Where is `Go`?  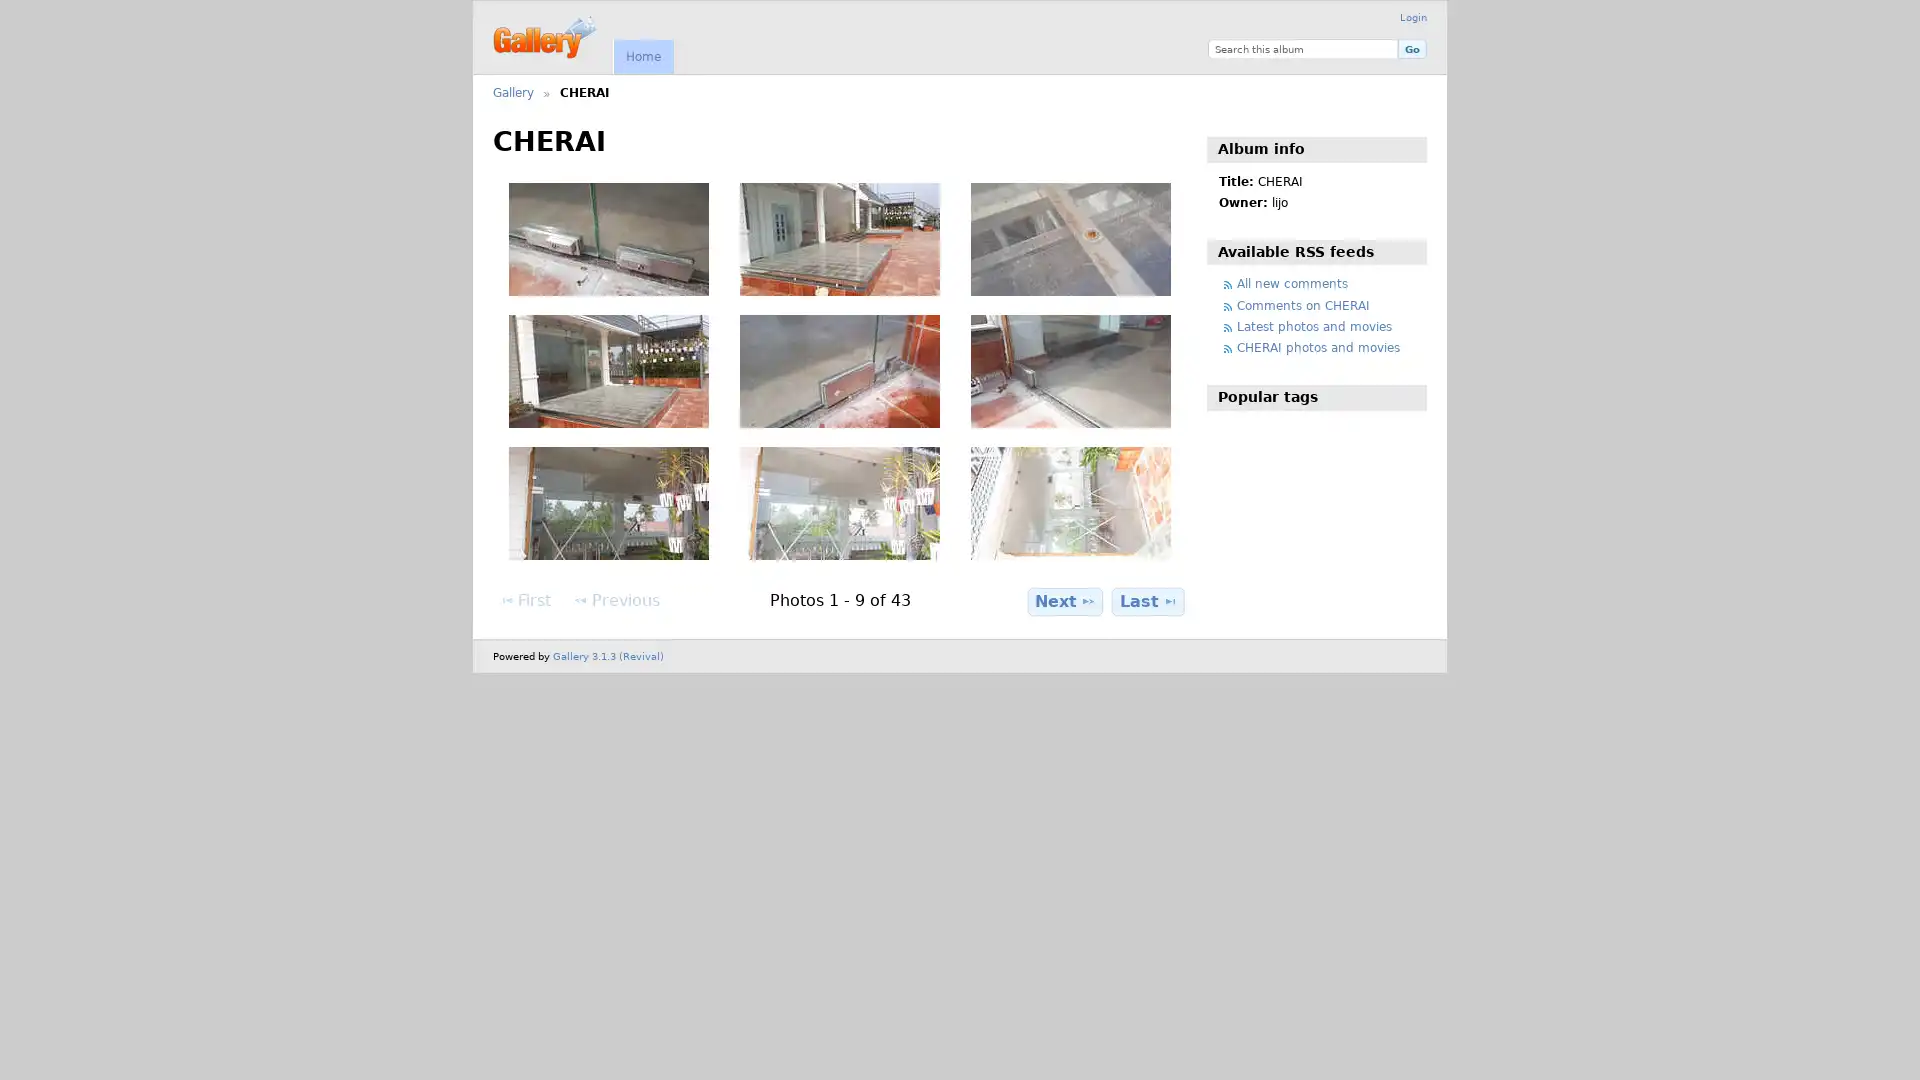 Go is located at coordinates (1410, 46).